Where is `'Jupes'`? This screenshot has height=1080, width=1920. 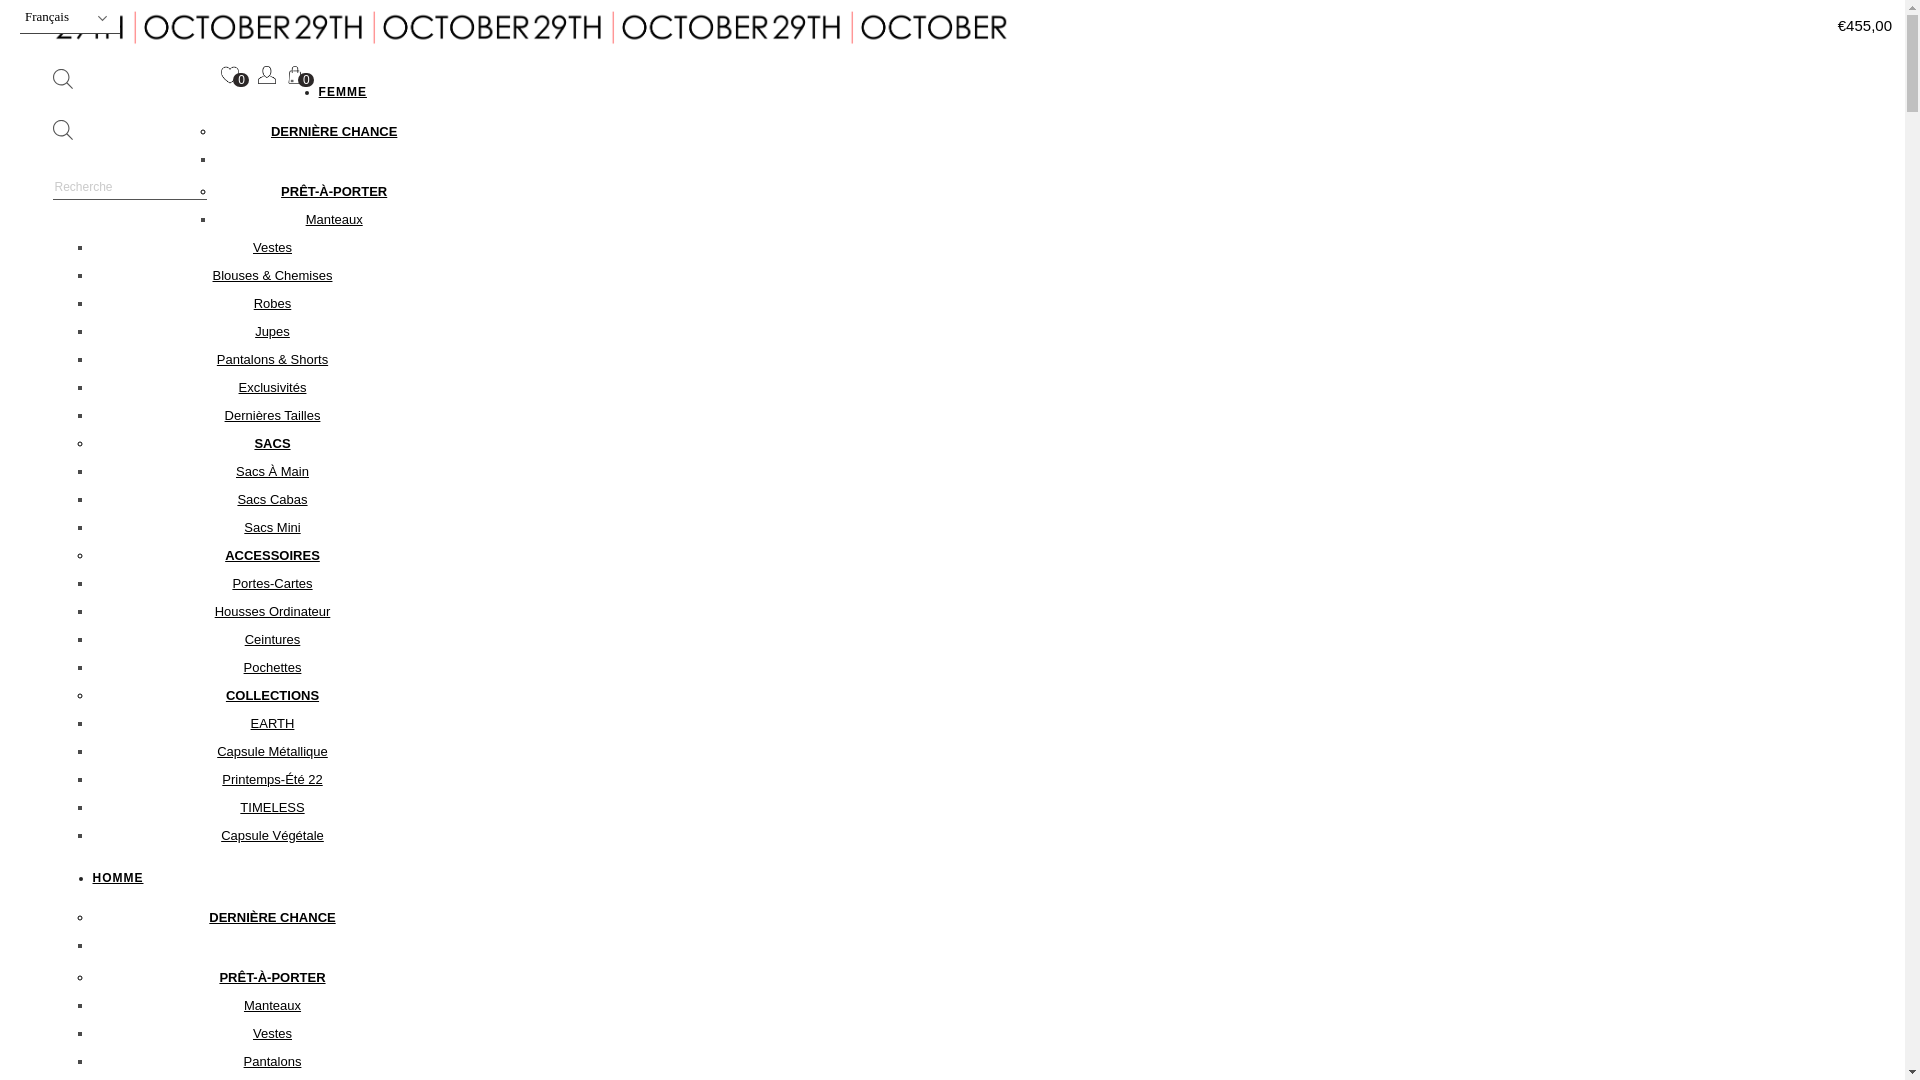
'Jupes' is located at coordinates (271, 330).